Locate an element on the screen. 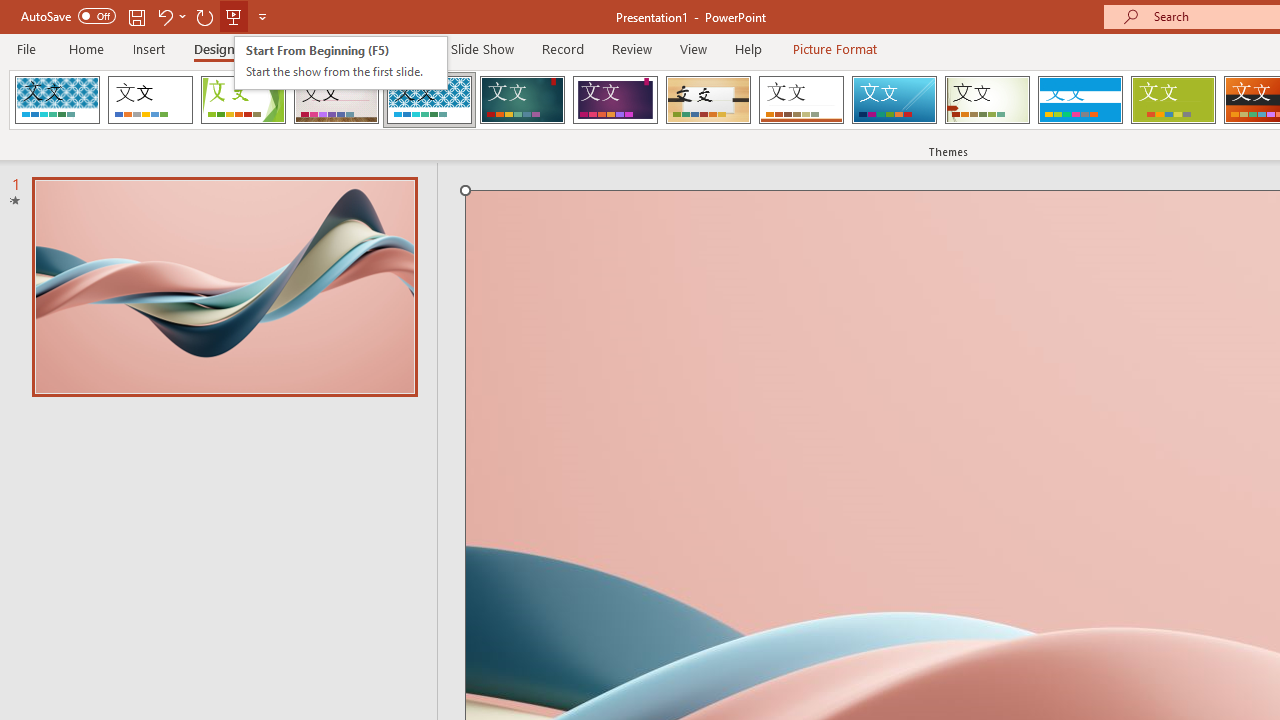 The height and width of the screenshot is (720, 1280). 'AfterglowVTI' is located at coordinates (57, 100).